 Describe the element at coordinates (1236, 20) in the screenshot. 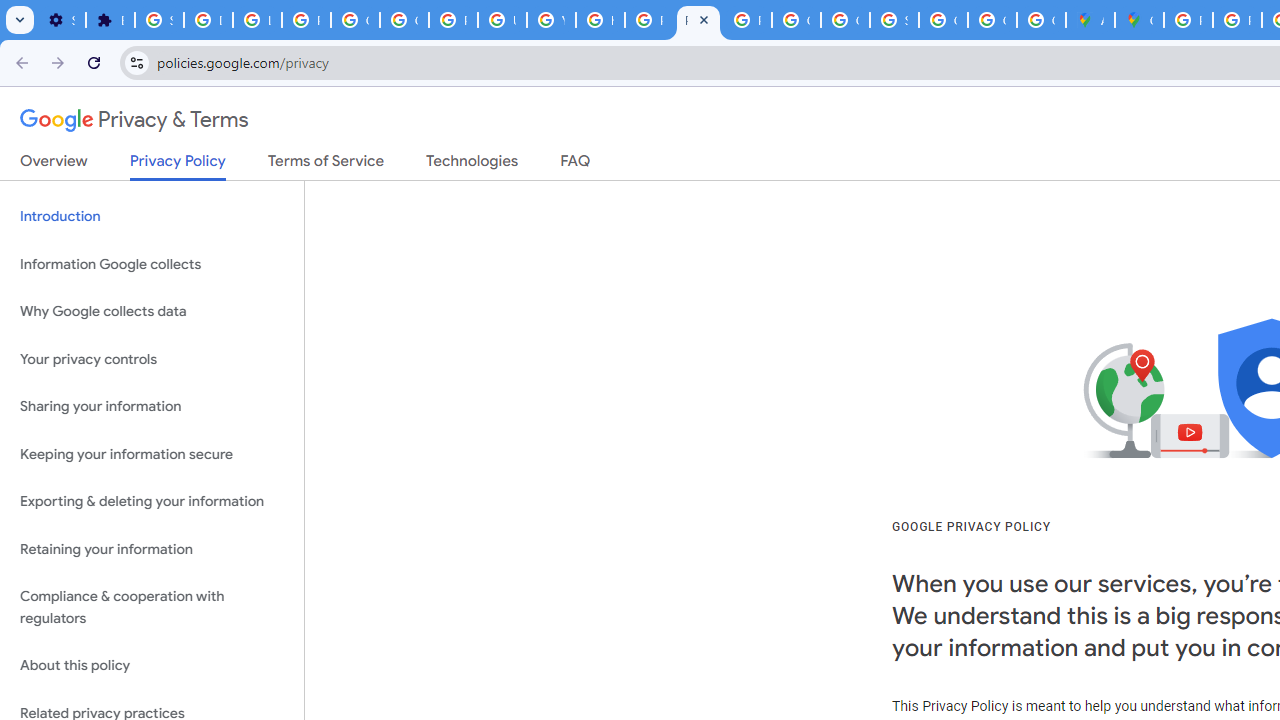

I see `'Privacy Help Center - Policies Help'` at that location.